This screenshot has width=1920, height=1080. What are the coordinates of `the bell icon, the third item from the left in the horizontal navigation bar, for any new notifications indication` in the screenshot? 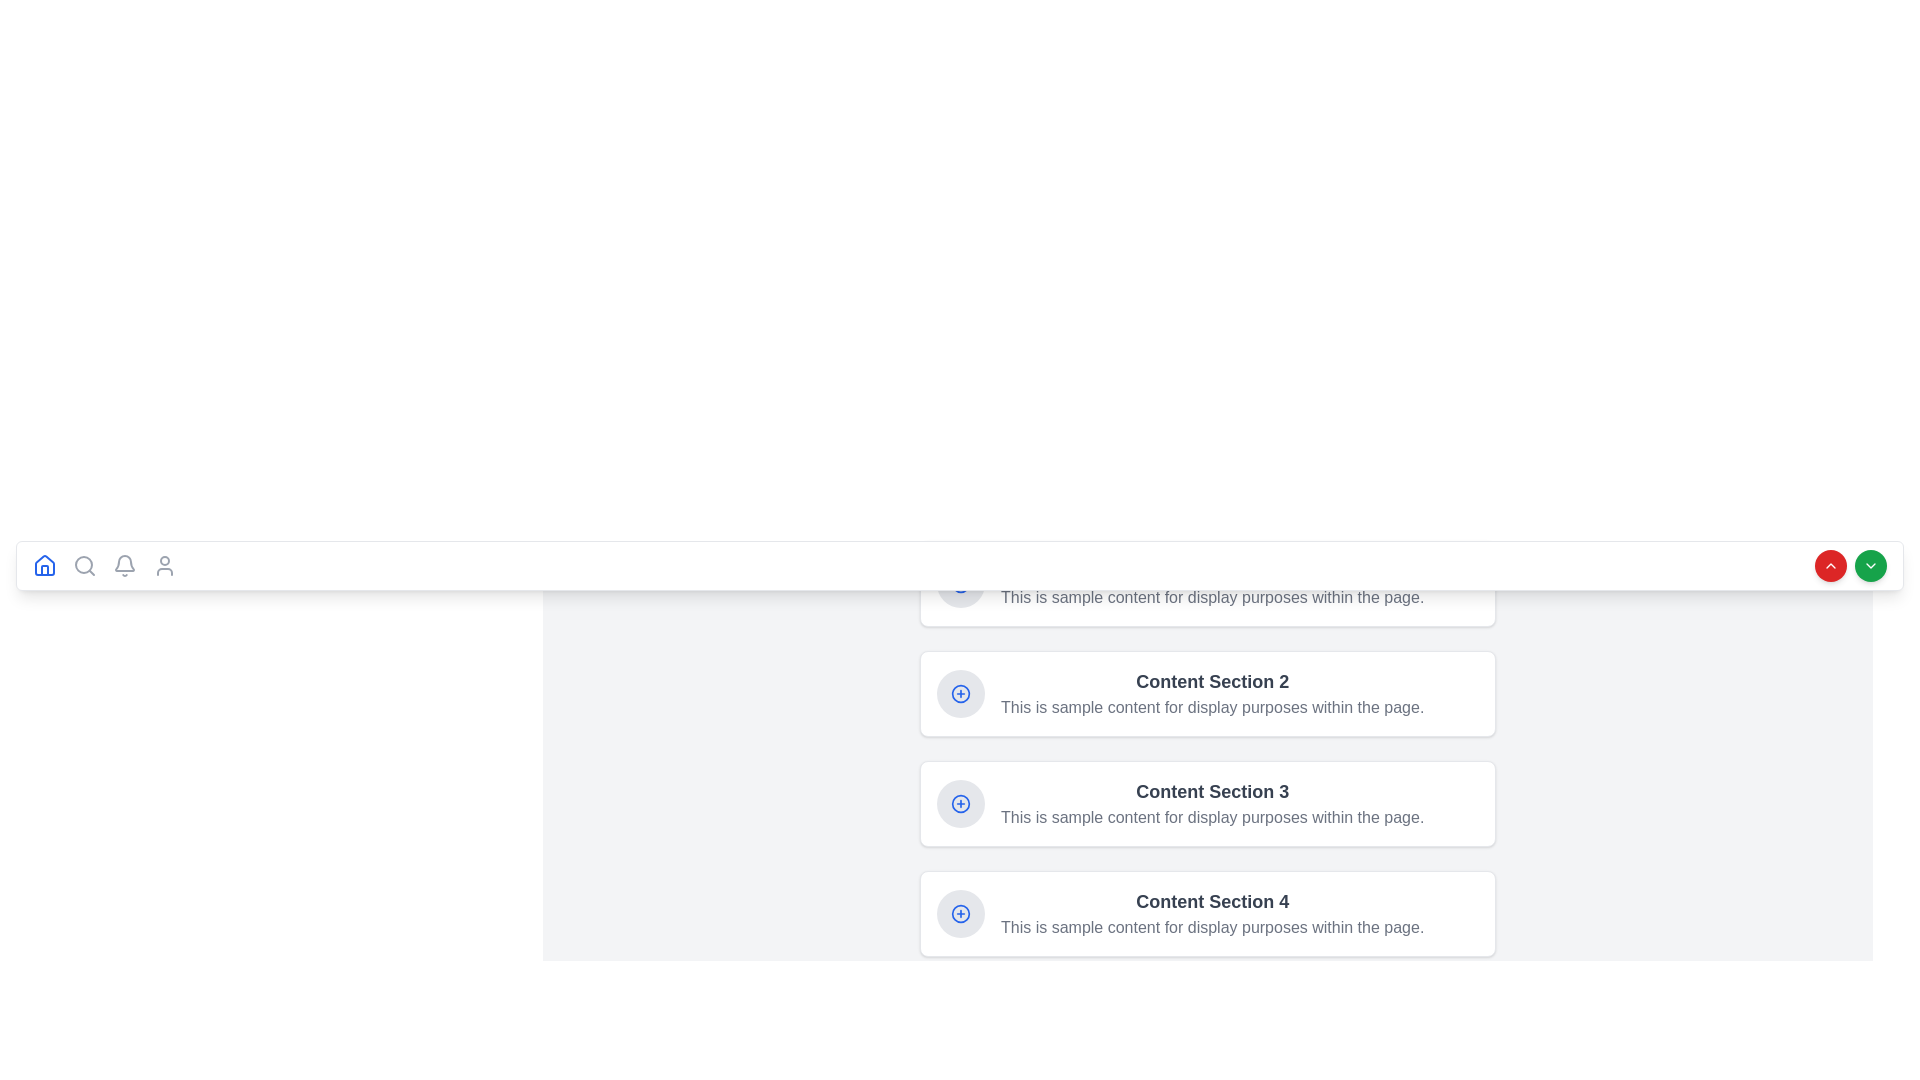 It's located at (123, 566).